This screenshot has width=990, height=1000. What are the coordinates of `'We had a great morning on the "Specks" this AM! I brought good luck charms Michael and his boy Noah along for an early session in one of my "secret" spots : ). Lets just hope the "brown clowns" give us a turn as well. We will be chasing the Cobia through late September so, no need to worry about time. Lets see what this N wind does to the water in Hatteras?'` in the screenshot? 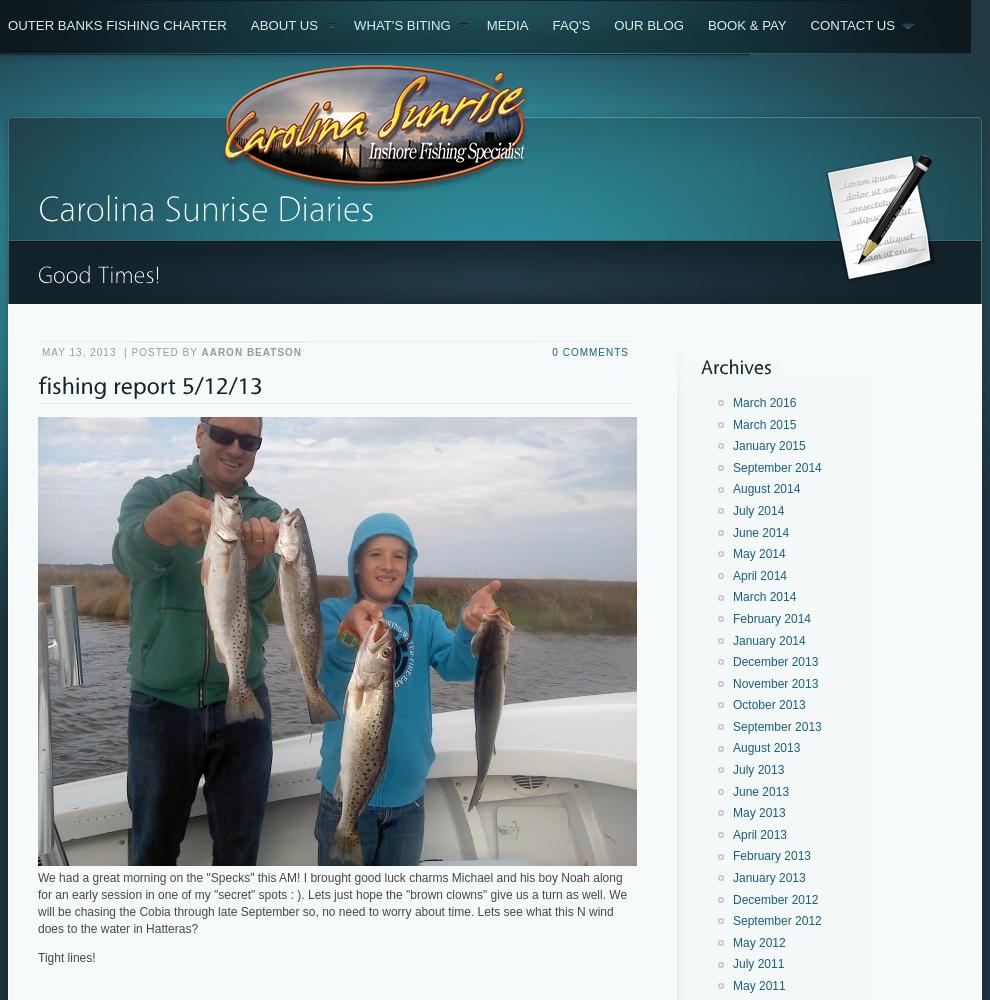 It's located at (331, 903).